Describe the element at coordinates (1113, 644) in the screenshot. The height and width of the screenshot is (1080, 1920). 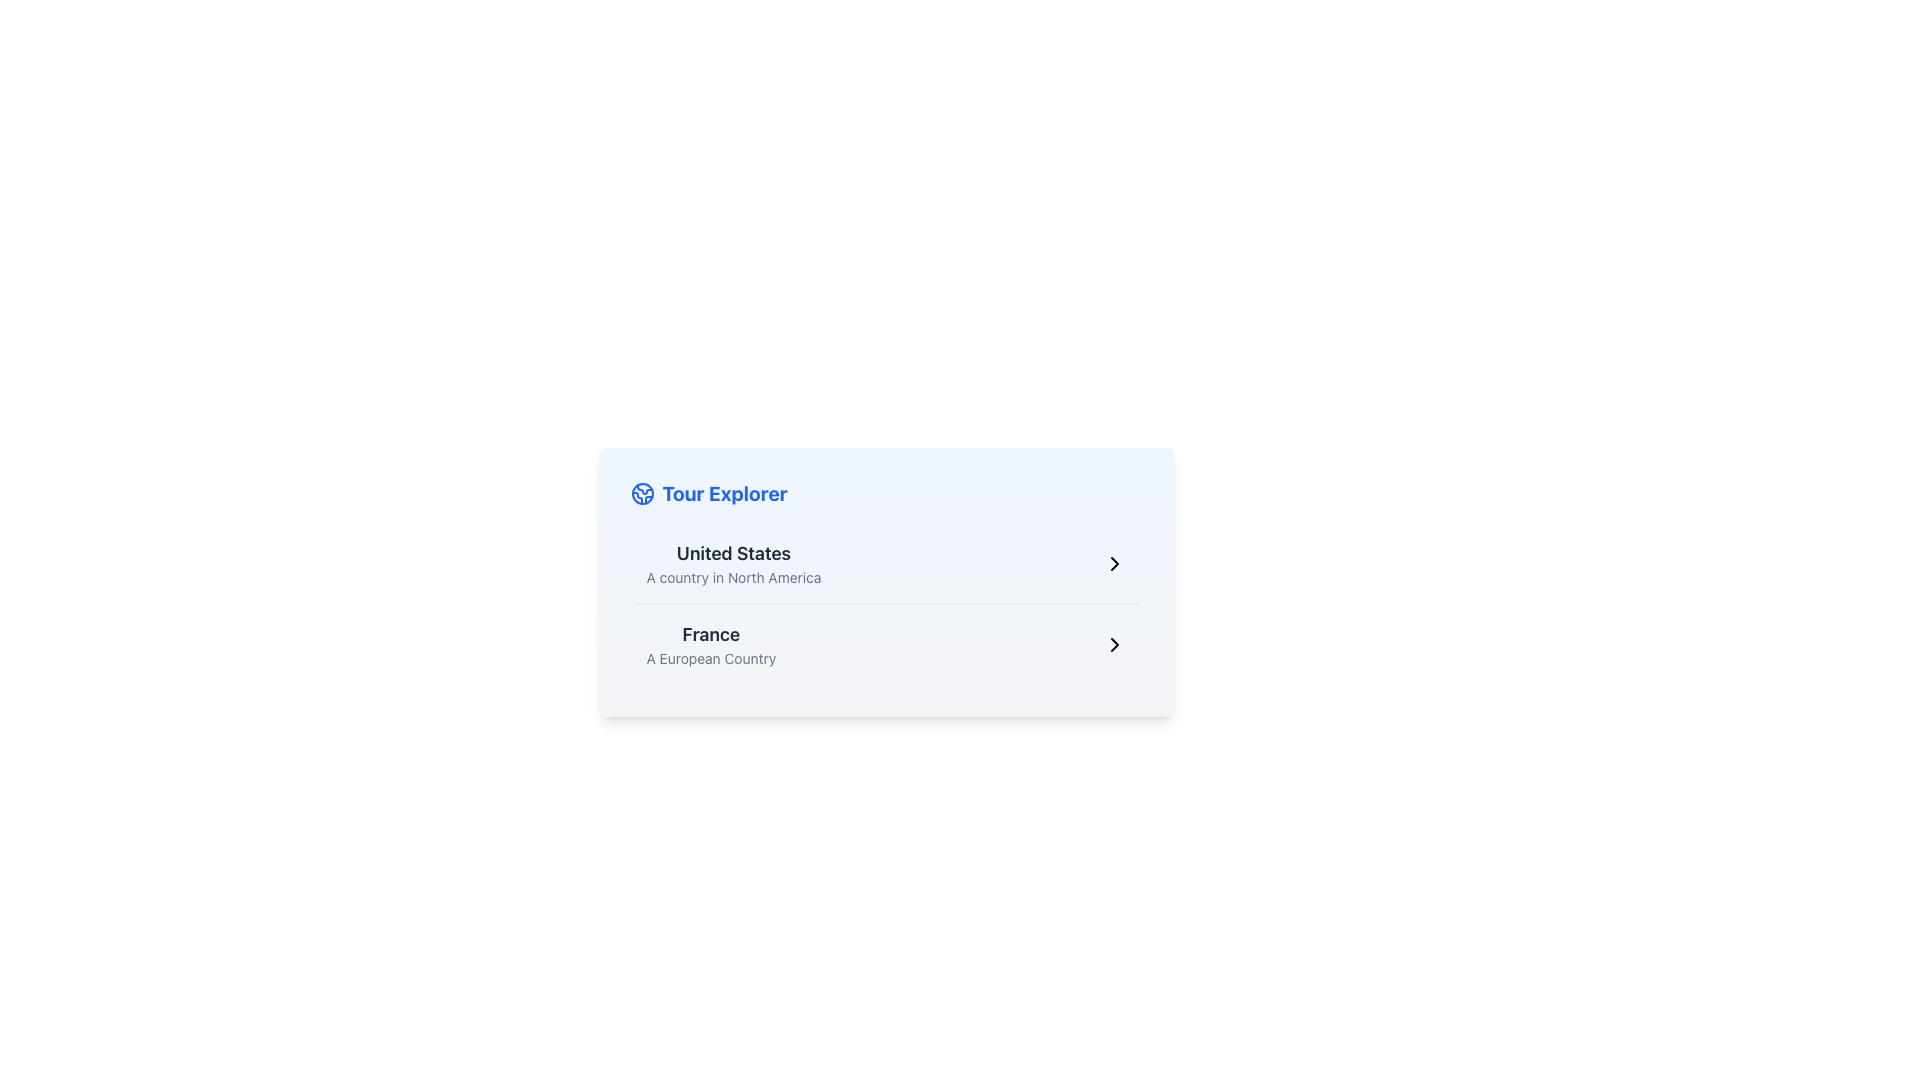
I see `the chevron arrow button located to the right of the text 'France'` at that location.